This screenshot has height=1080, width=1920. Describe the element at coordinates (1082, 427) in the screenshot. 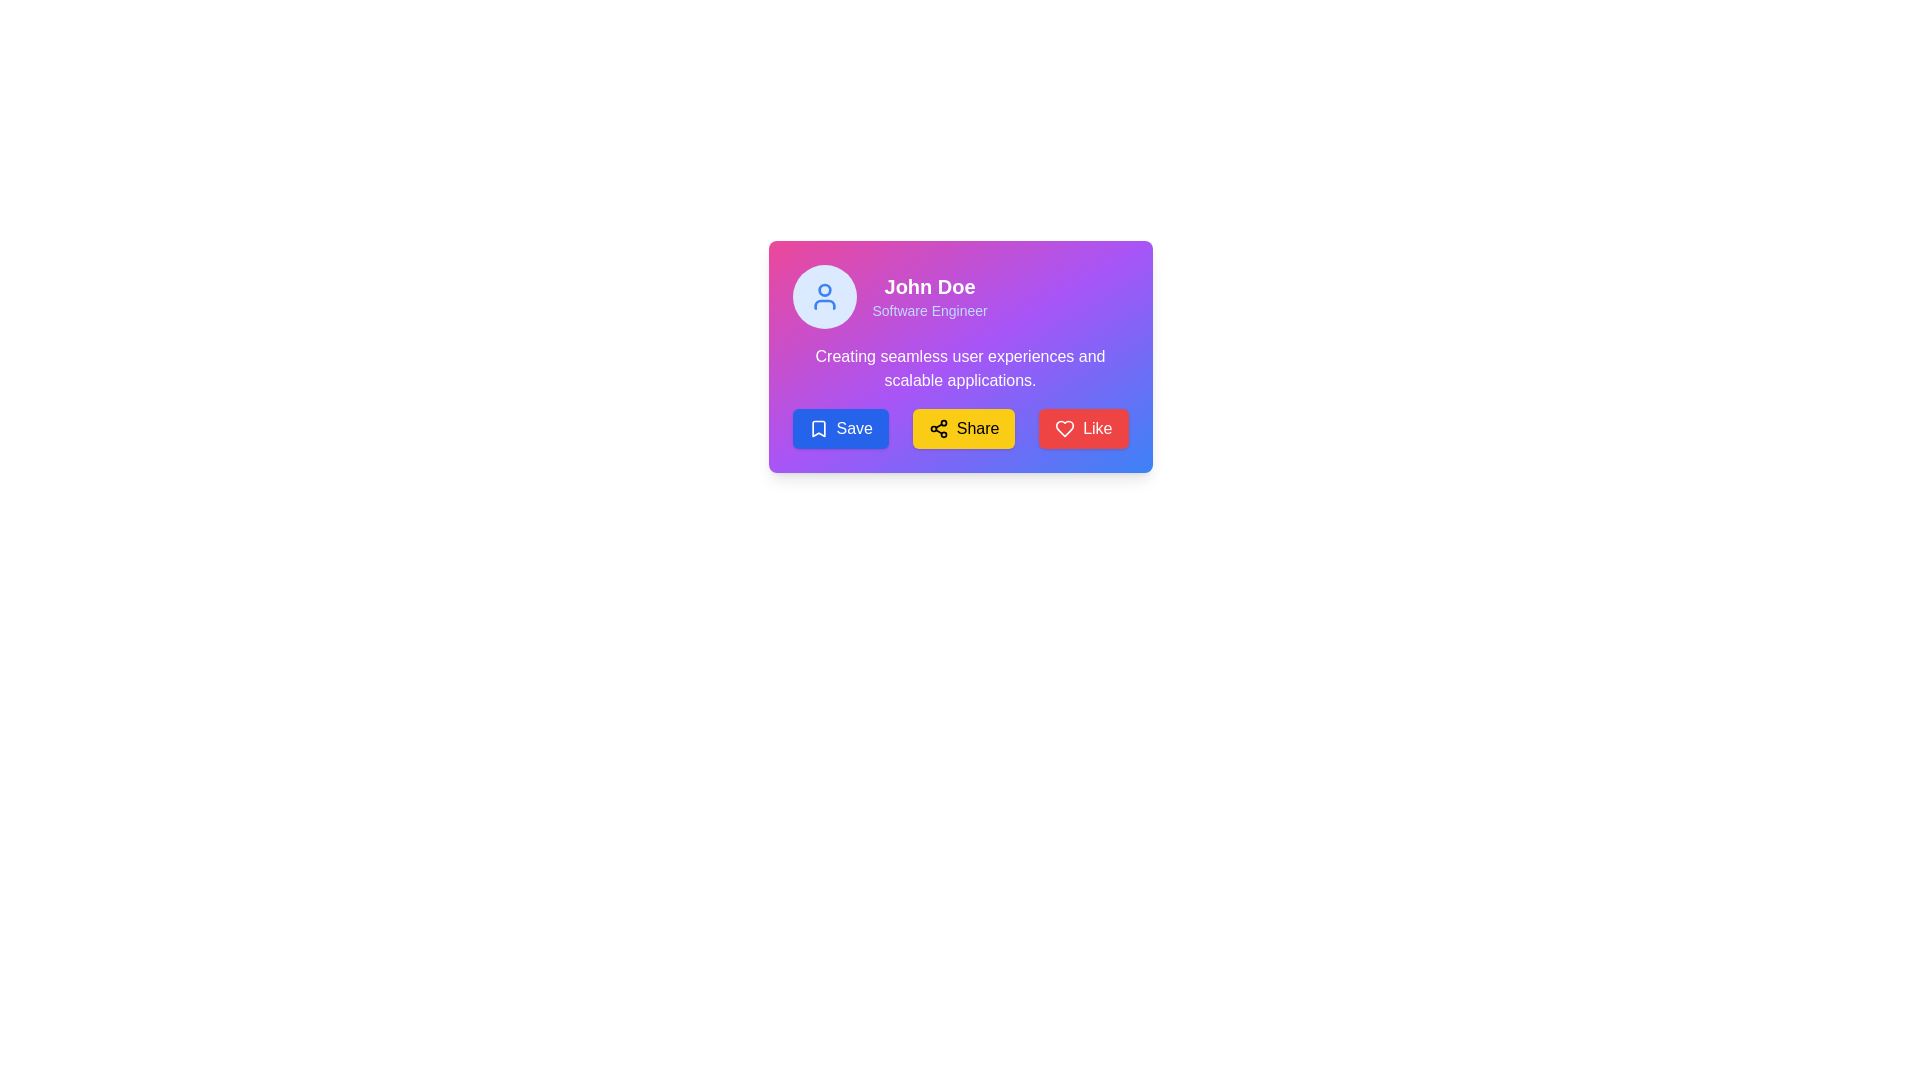

I see `the 'Like' button, which has a red background with white text and a heart icon, located at the bottom right of the card` at that location.